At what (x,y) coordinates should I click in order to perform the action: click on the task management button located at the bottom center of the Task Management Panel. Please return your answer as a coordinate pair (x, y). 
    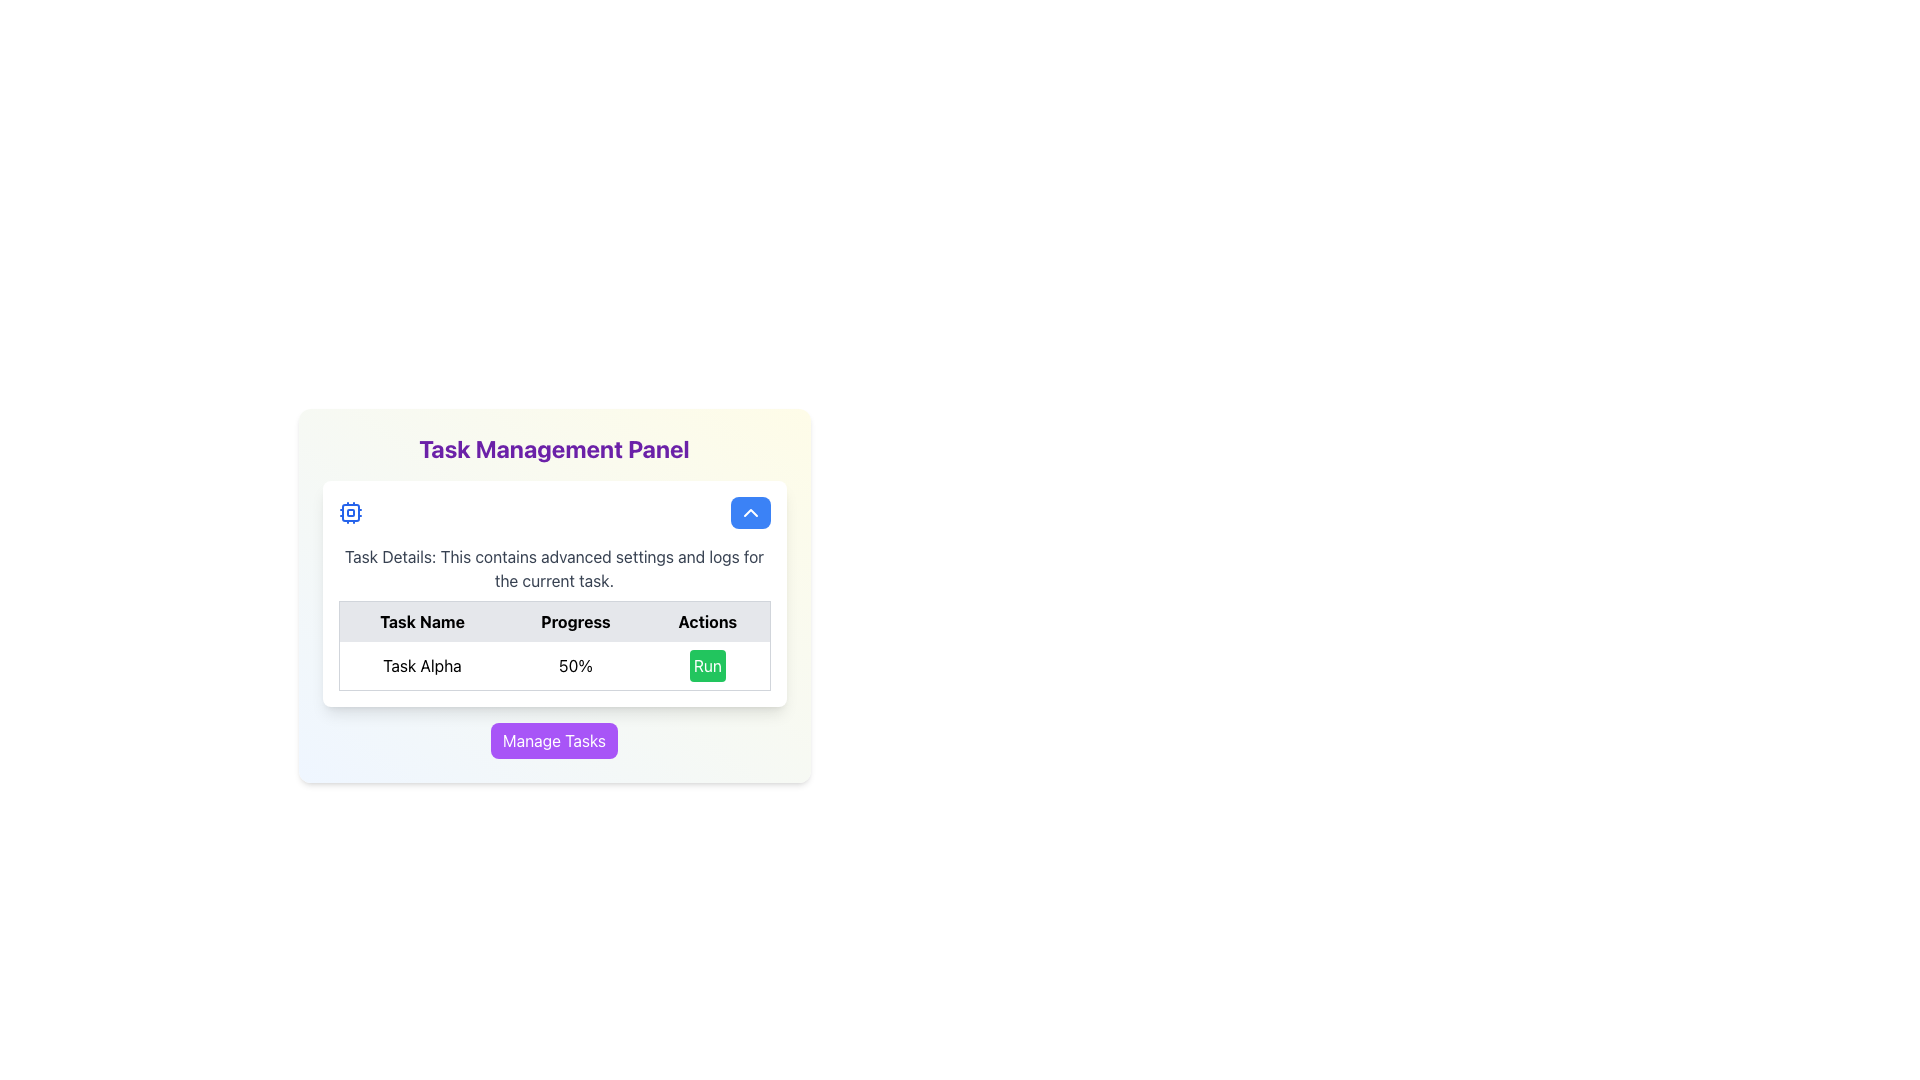
    Looking at the image, I should click on (554, 740).